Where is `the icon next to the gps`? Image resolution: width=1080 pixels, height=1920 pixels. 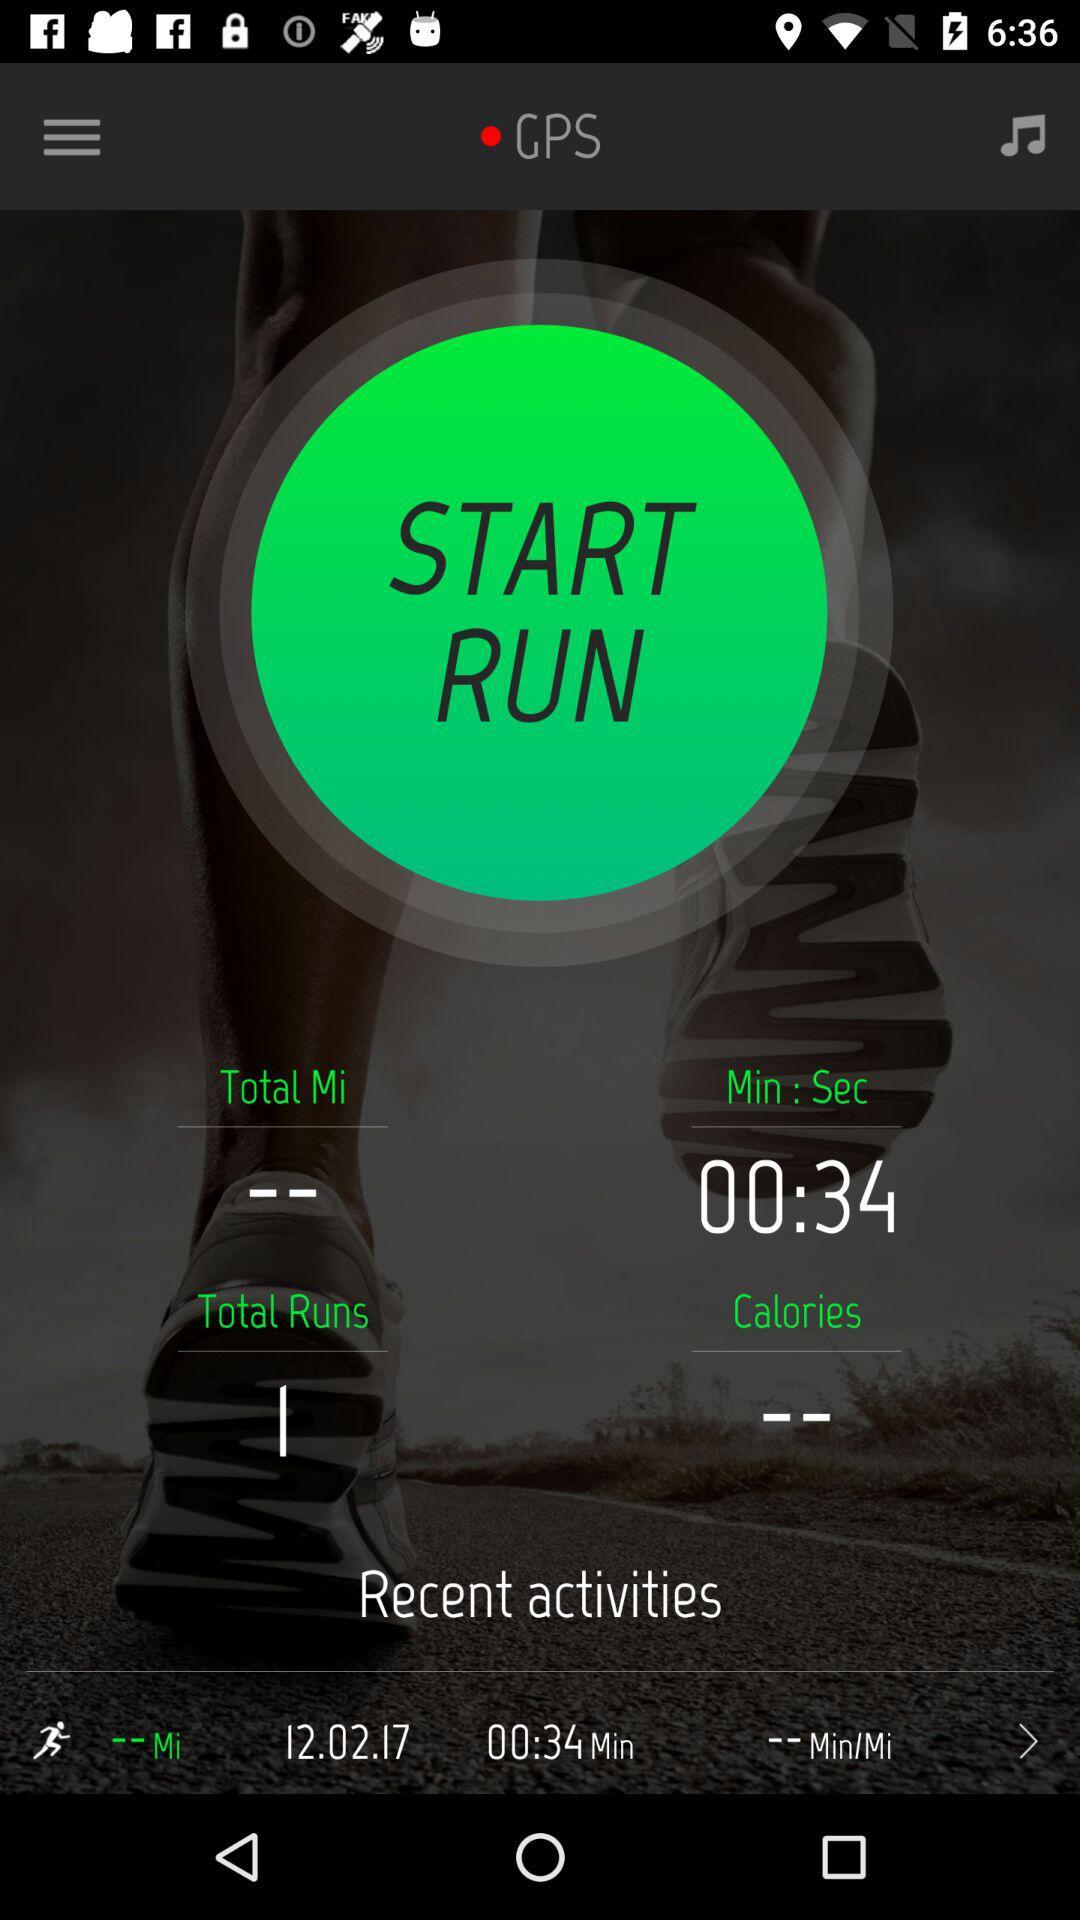 the icon next to the gps is located at coordinates (490, 135).